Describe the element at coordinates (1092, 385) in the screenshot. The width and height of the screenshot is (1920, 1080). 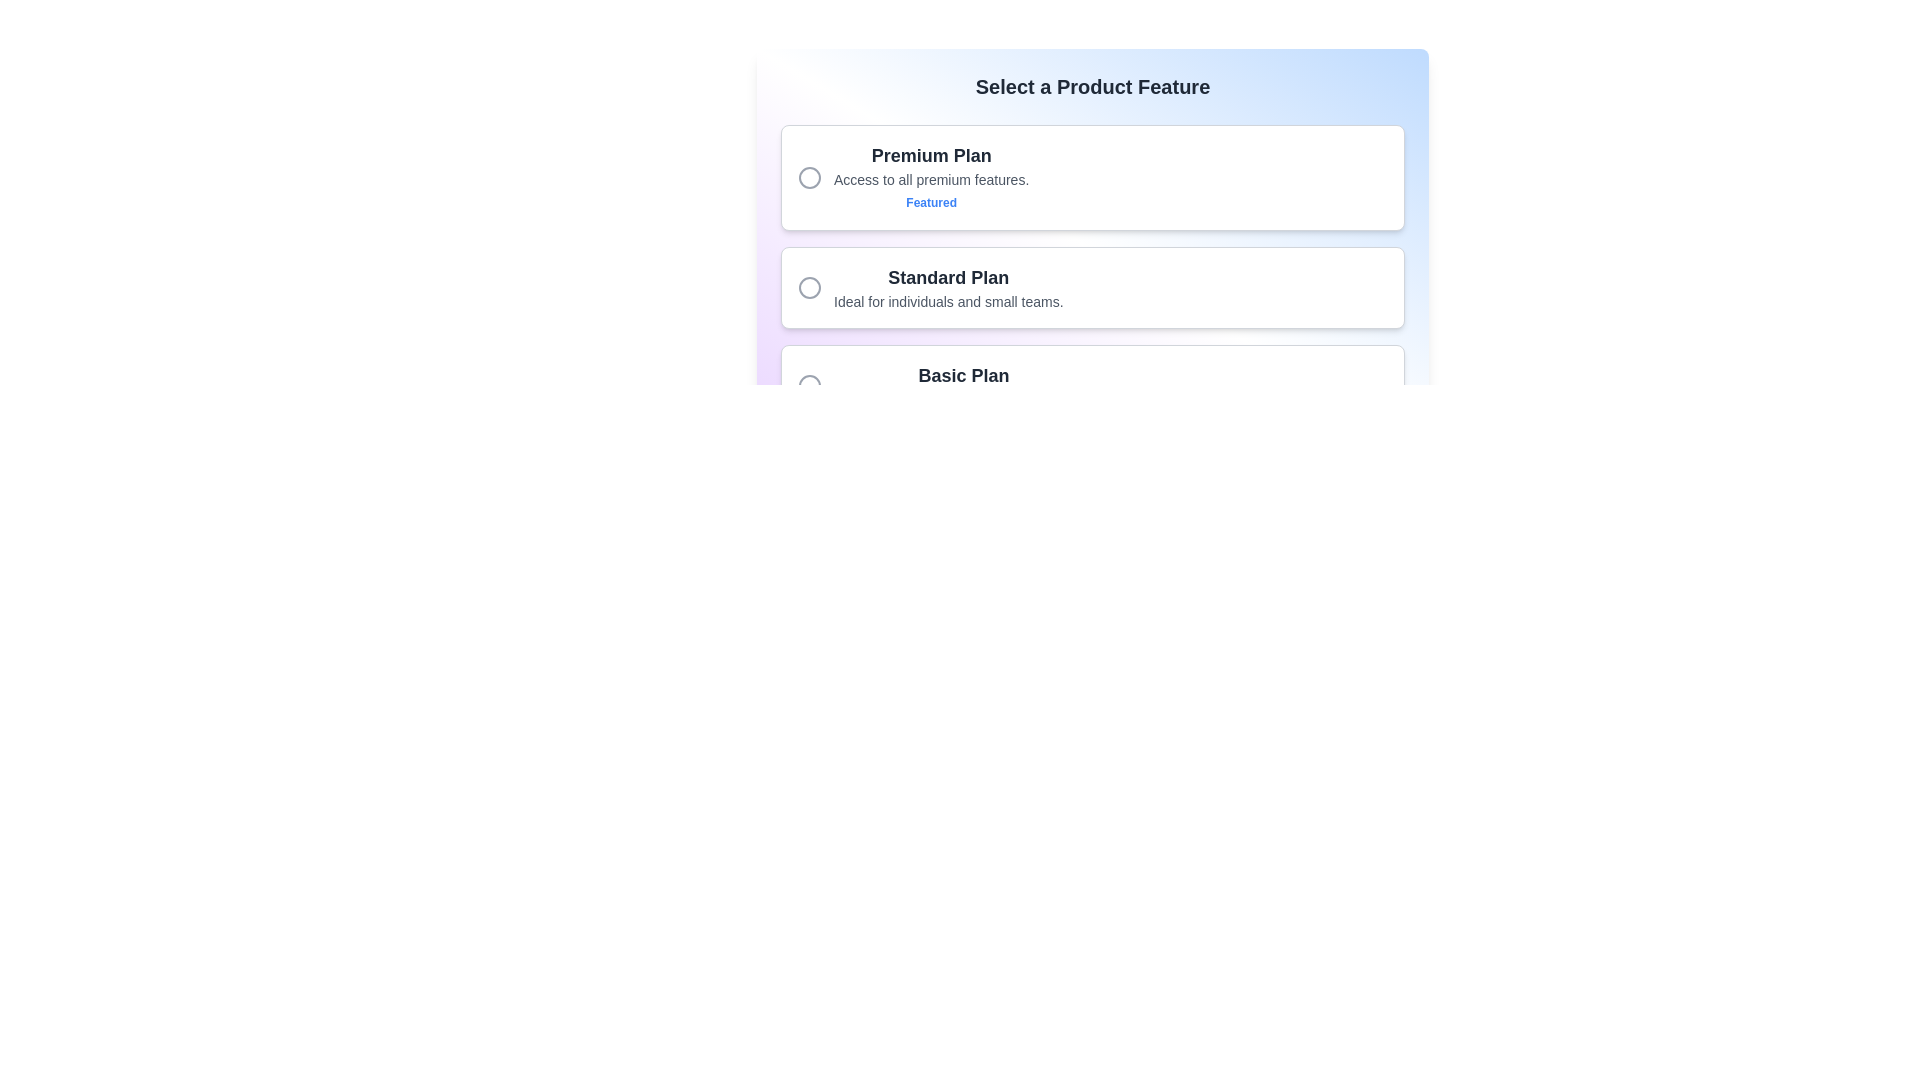
I see `the 'Basic Plan' selection card located at the bottom of the vertically-stacked list of selection cards` at that location.